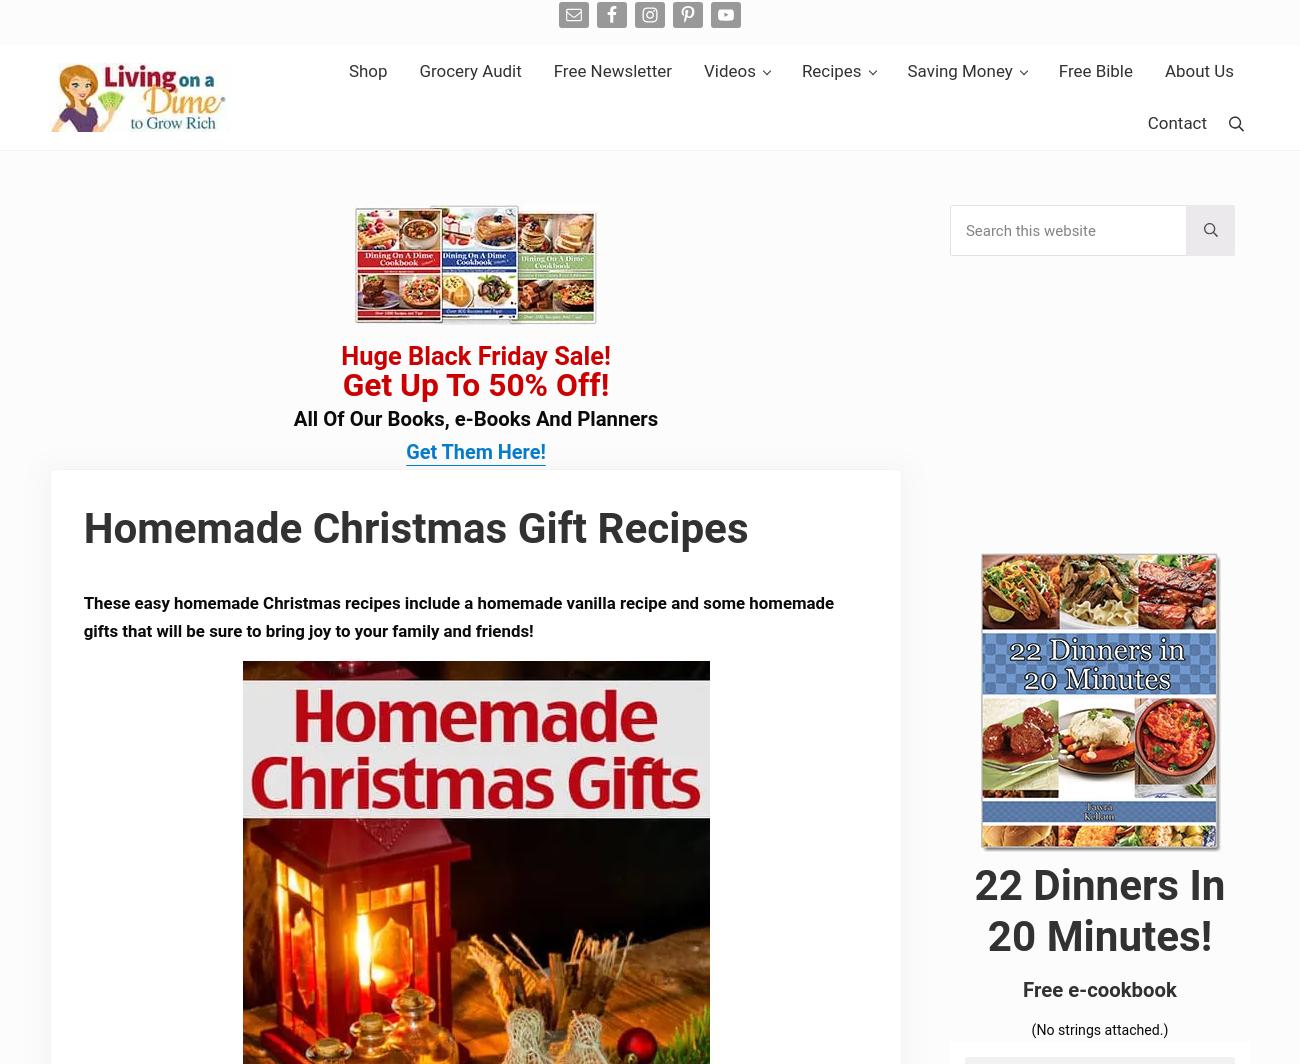  Describe the element at coordinates (474, 354) in the screenshot. I see `'Huge Black Friday Sale!'` at that location.